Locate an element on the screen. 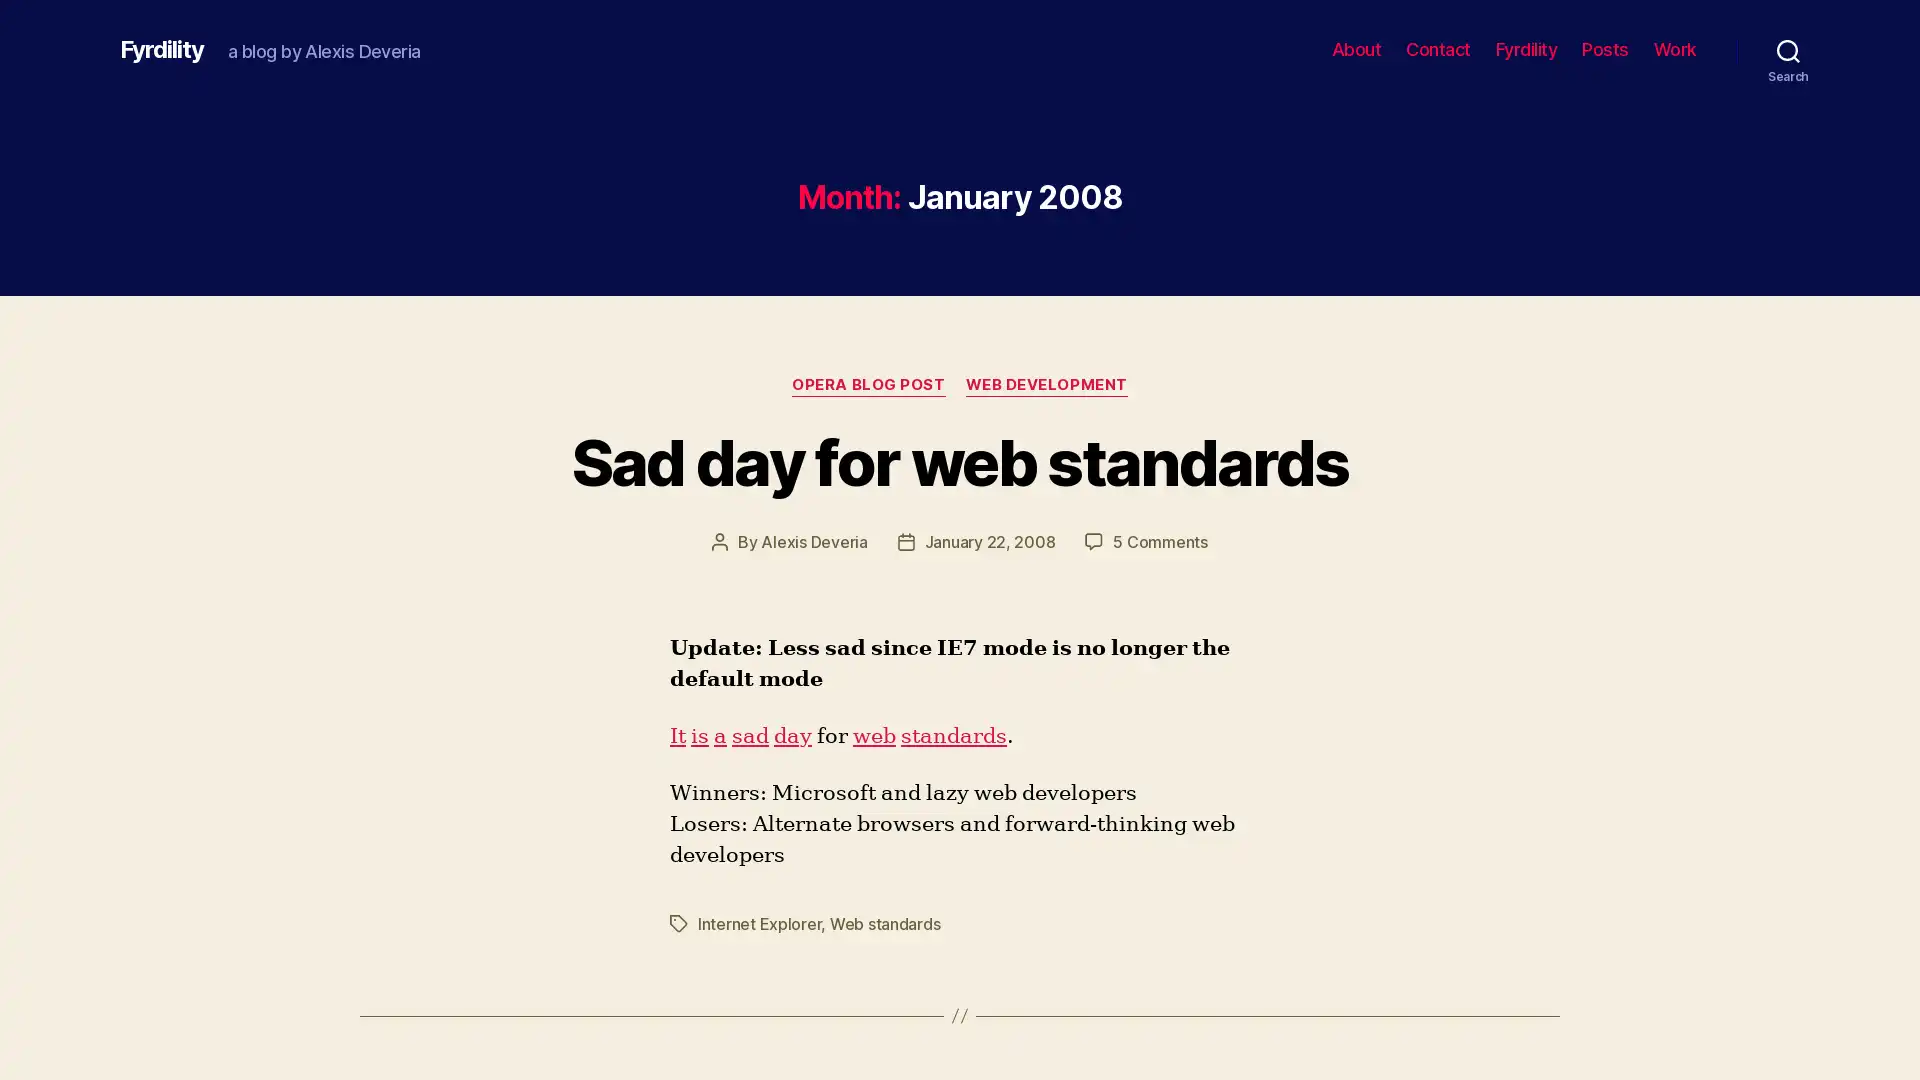 The image size is (1920, 1080). Search is located at coordinates (1788, 49).